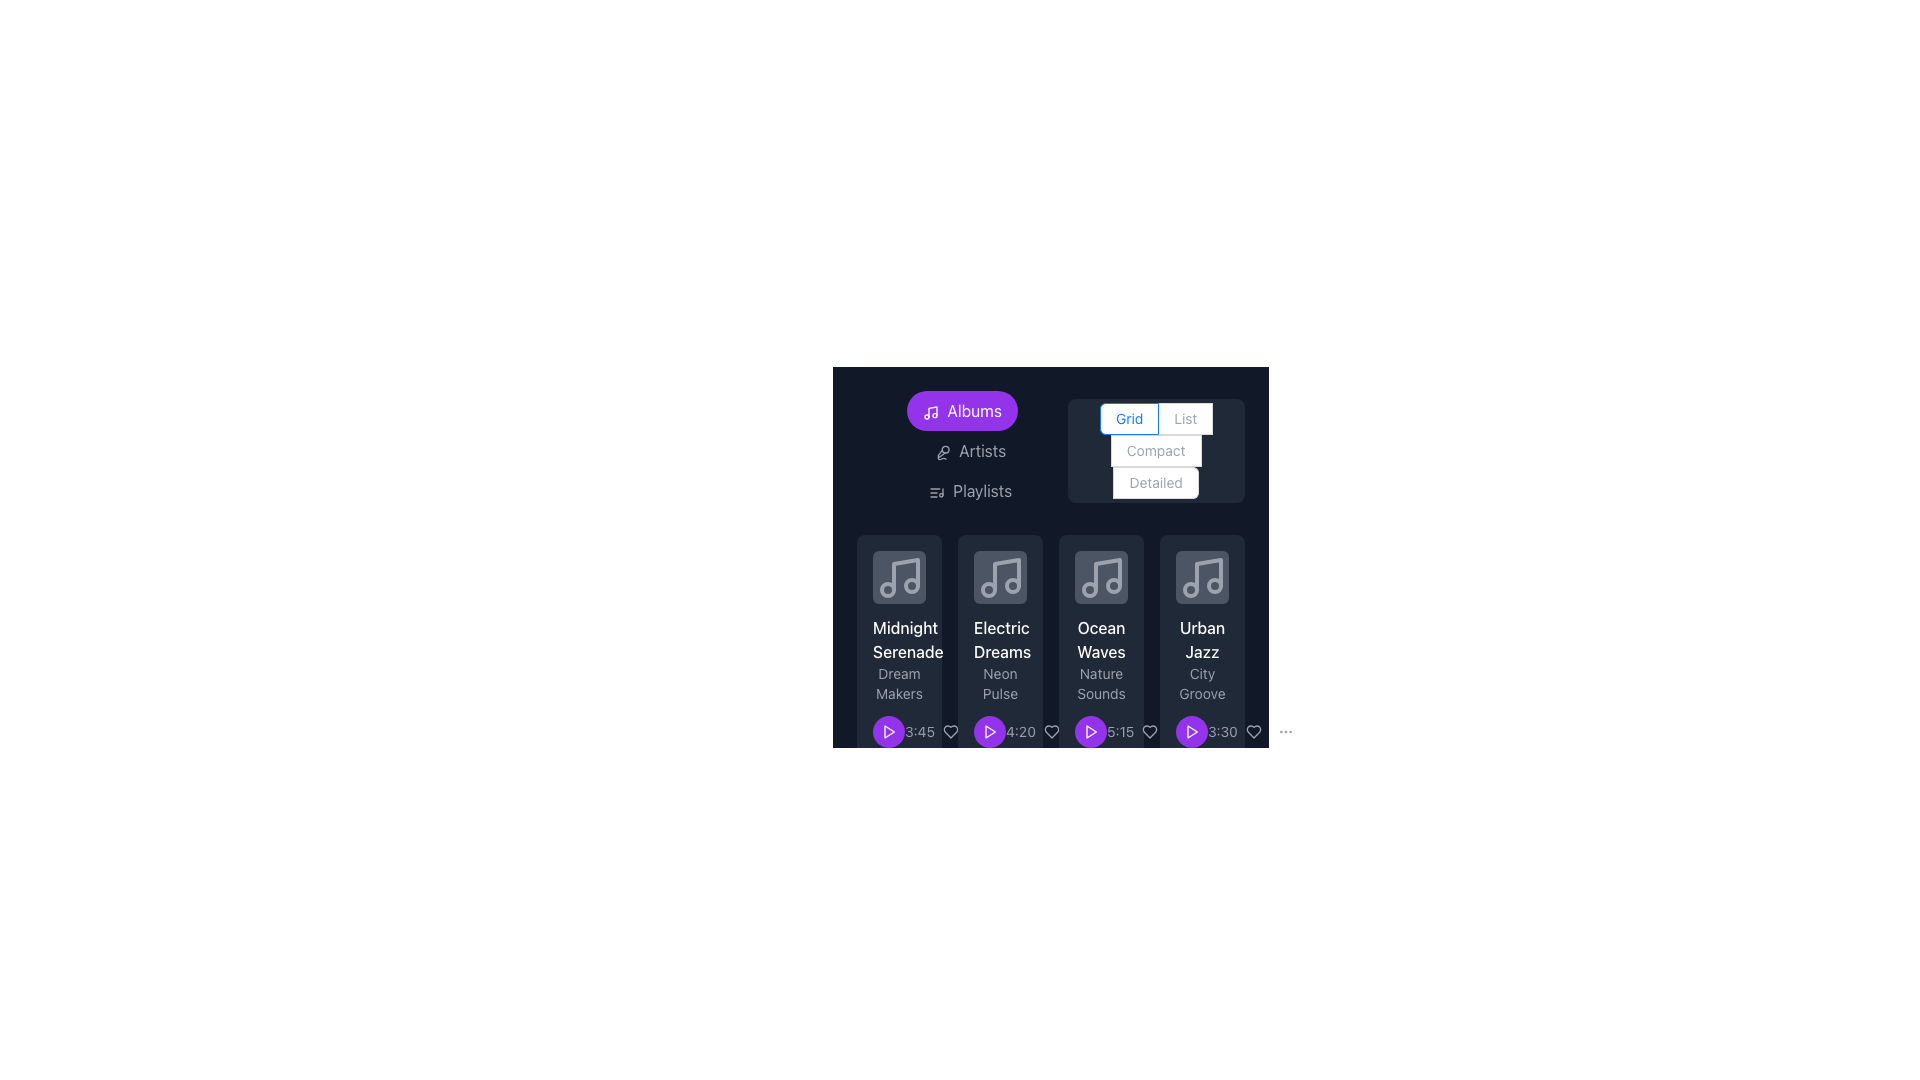  What do you see at coordinates (1186, 418) in the screenshot?
I see `the 'List' radio button, which is the second button in a group of radio buttons including 'Grid' and 'Compact'` at bounding box center [1186, 418].